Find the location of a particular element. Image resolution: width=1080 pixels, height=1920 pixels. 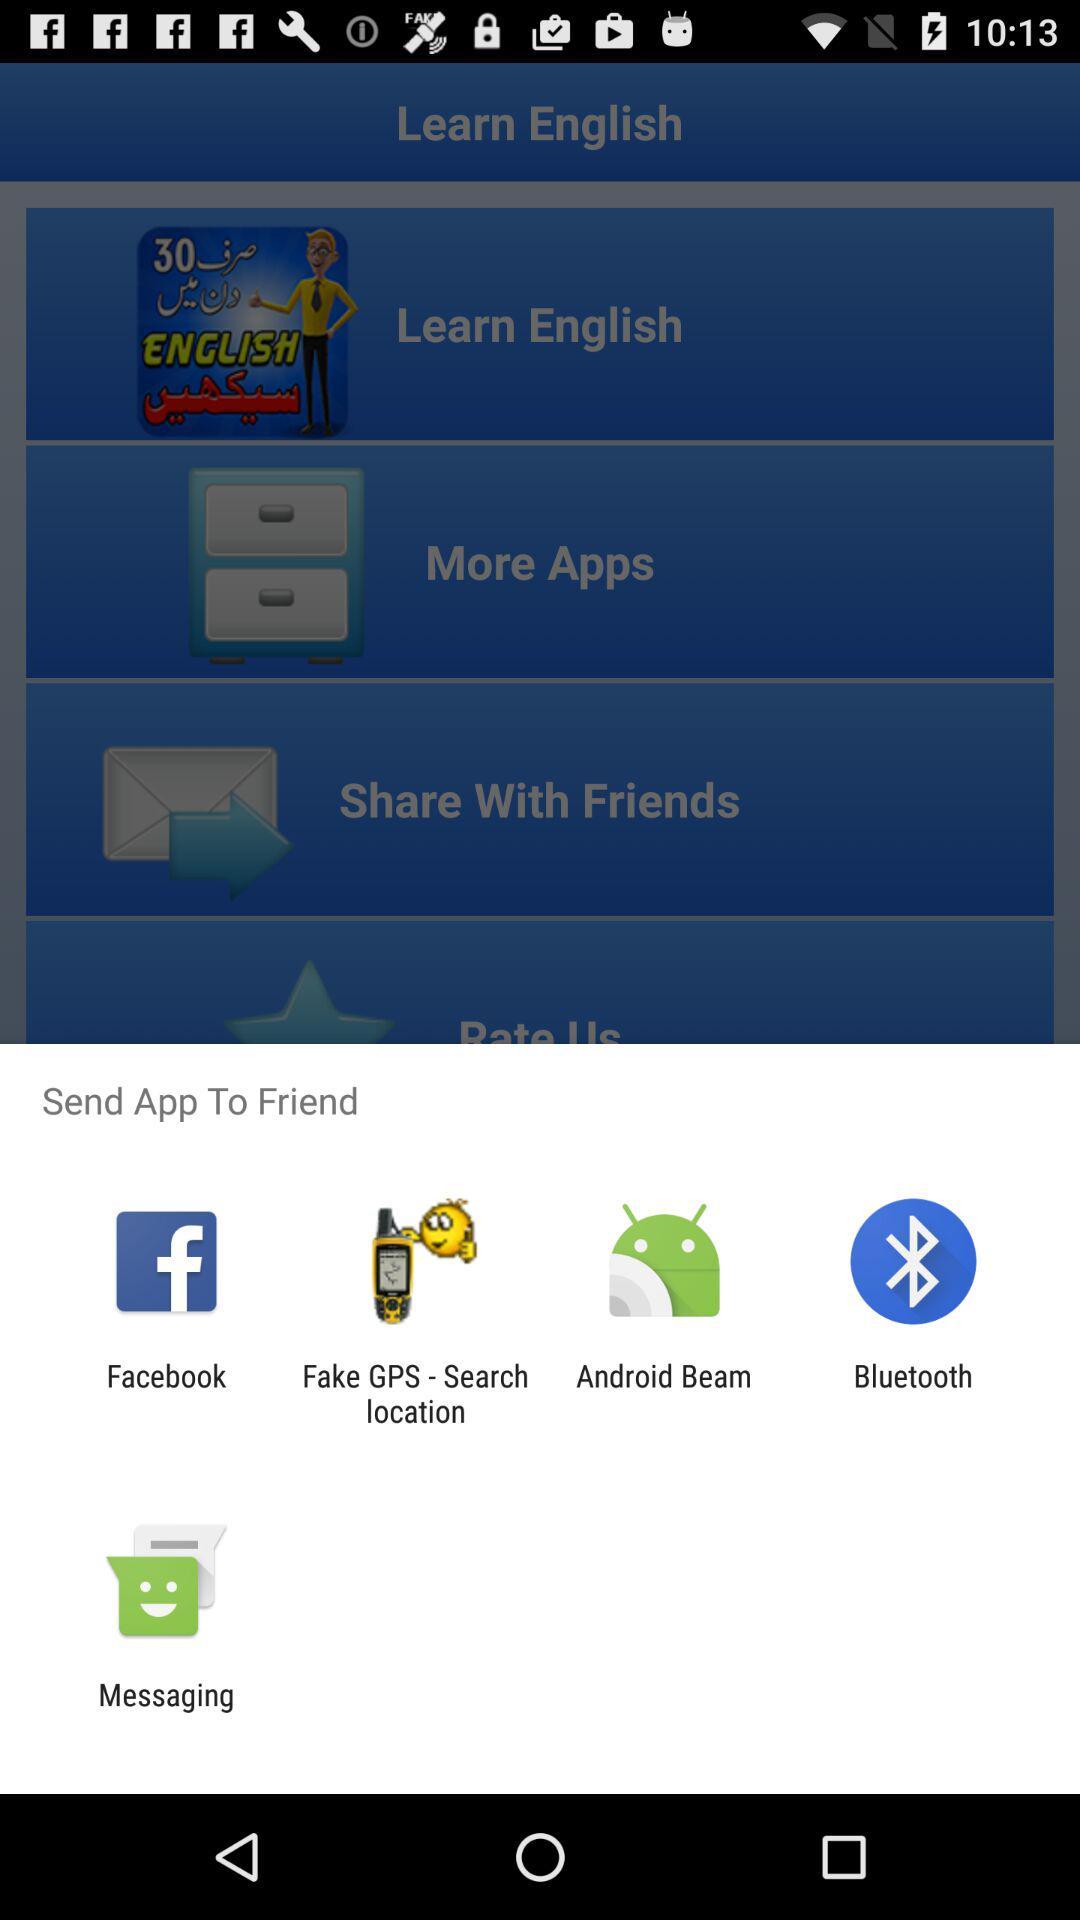

the item next to the fake gps search icon is located at coordinates (664, 1392).